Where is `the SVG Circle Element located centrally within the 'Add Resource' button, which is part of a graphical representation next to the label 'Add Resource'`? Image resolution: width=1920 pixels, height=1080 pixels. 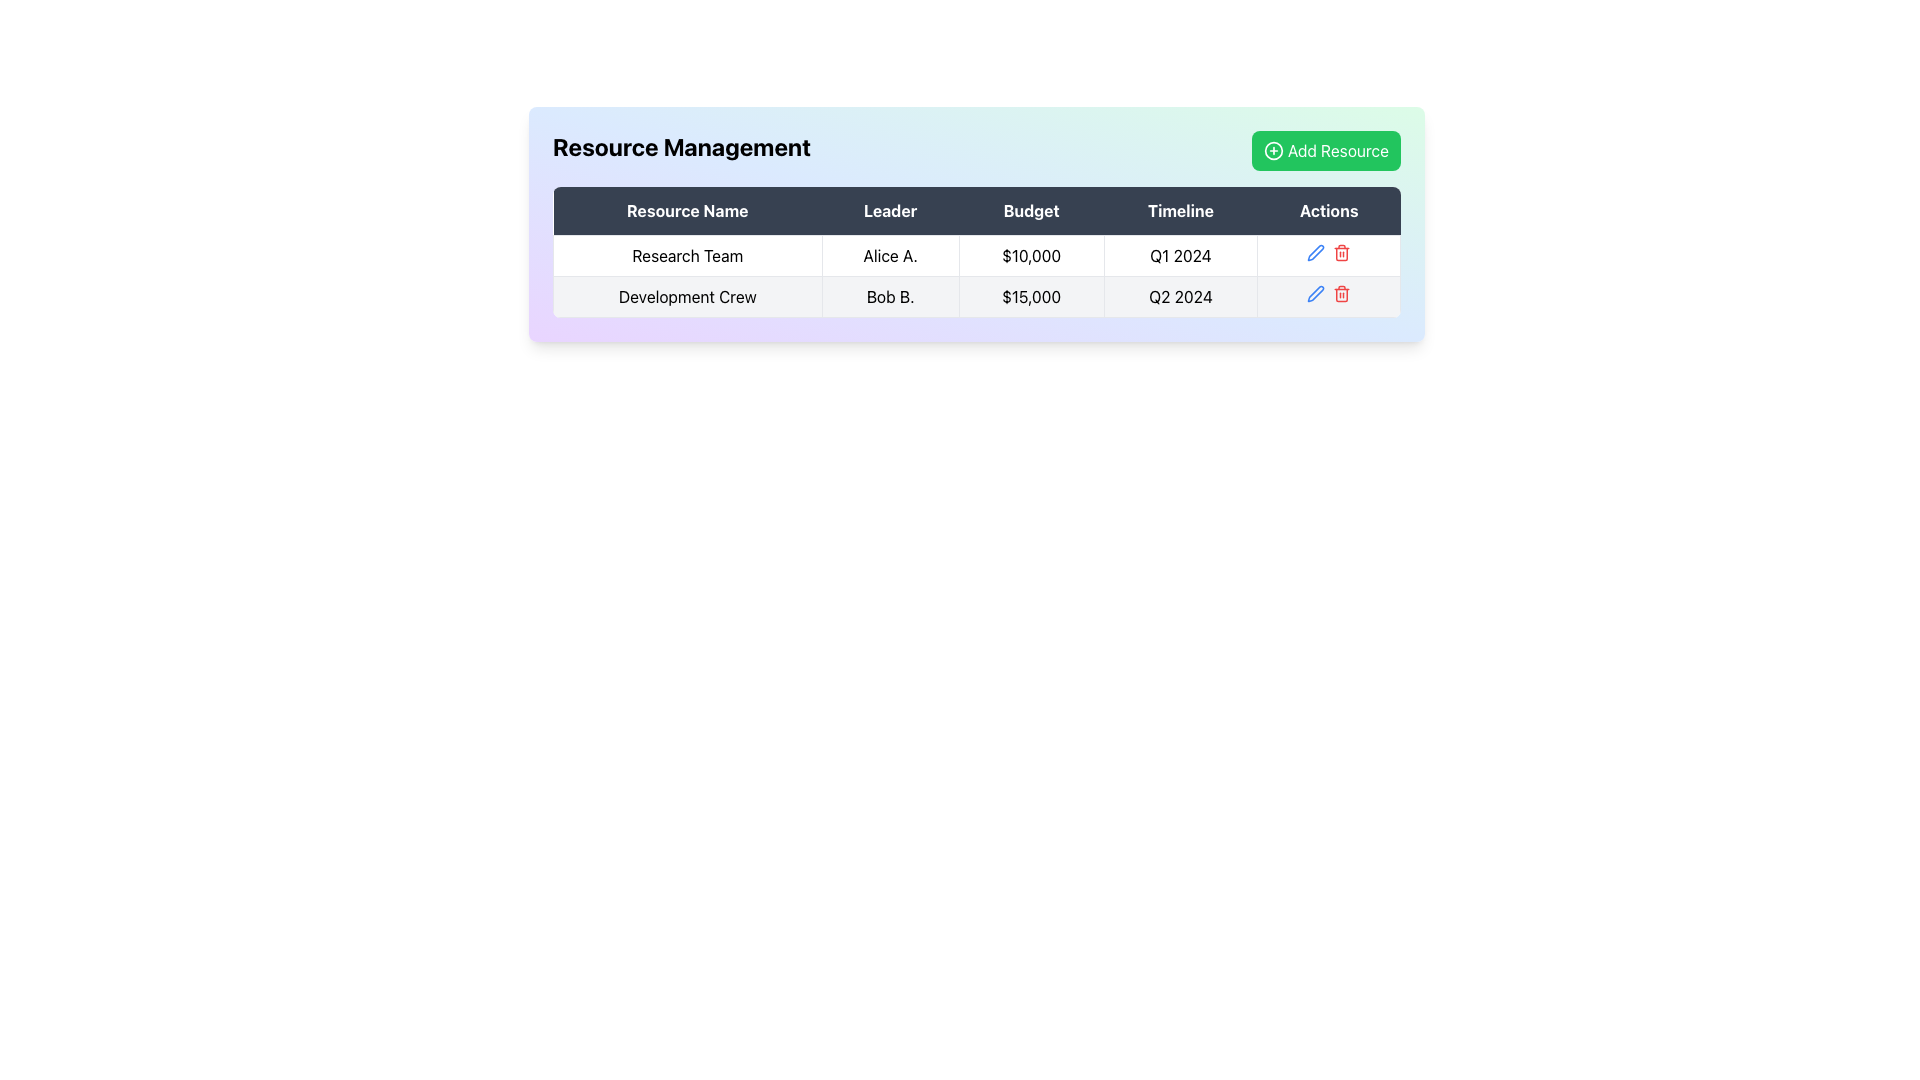
the SVG Circle Element located centrally within the 'Add Resource' button, which is part of a graphical representation next to the label 'Add Resource' is located at coordinates (1272, 149).